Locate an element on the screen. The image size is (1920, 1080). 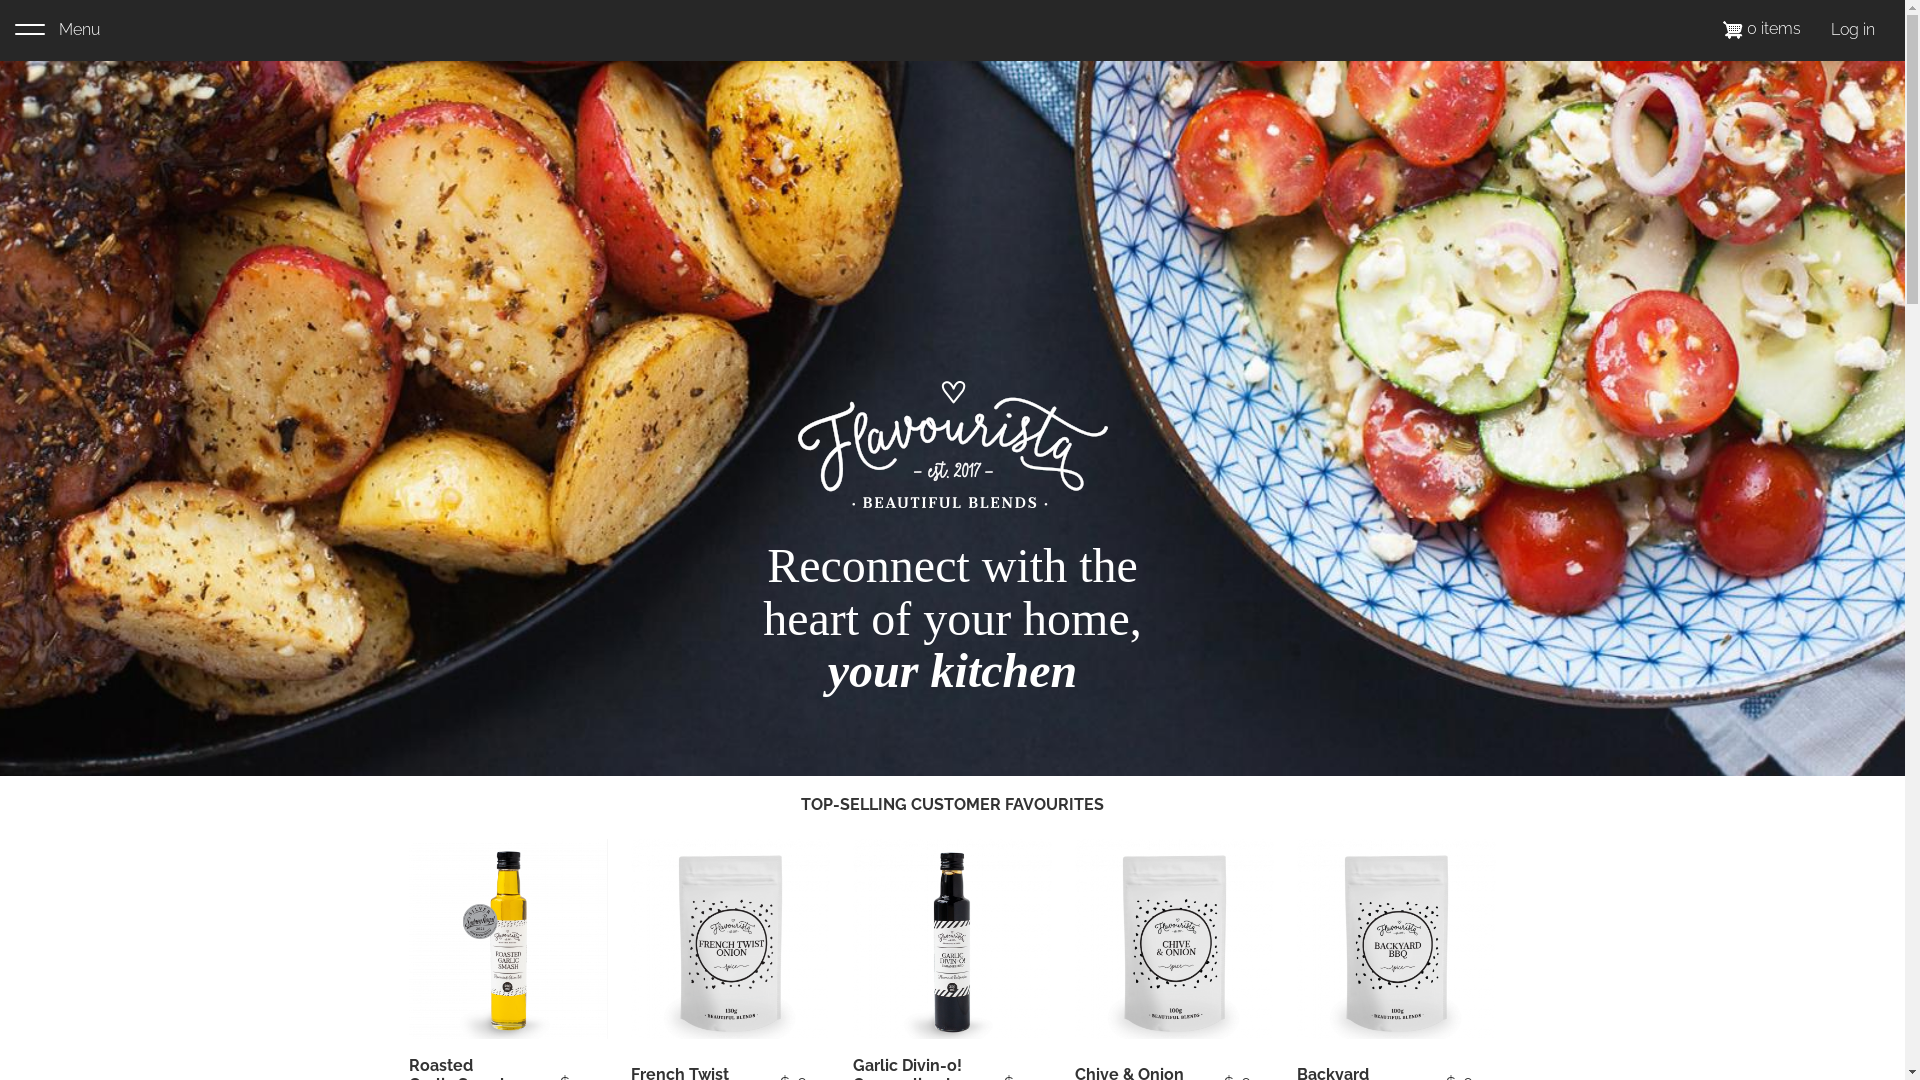
'Menu' is located at coordinates (14, 30).